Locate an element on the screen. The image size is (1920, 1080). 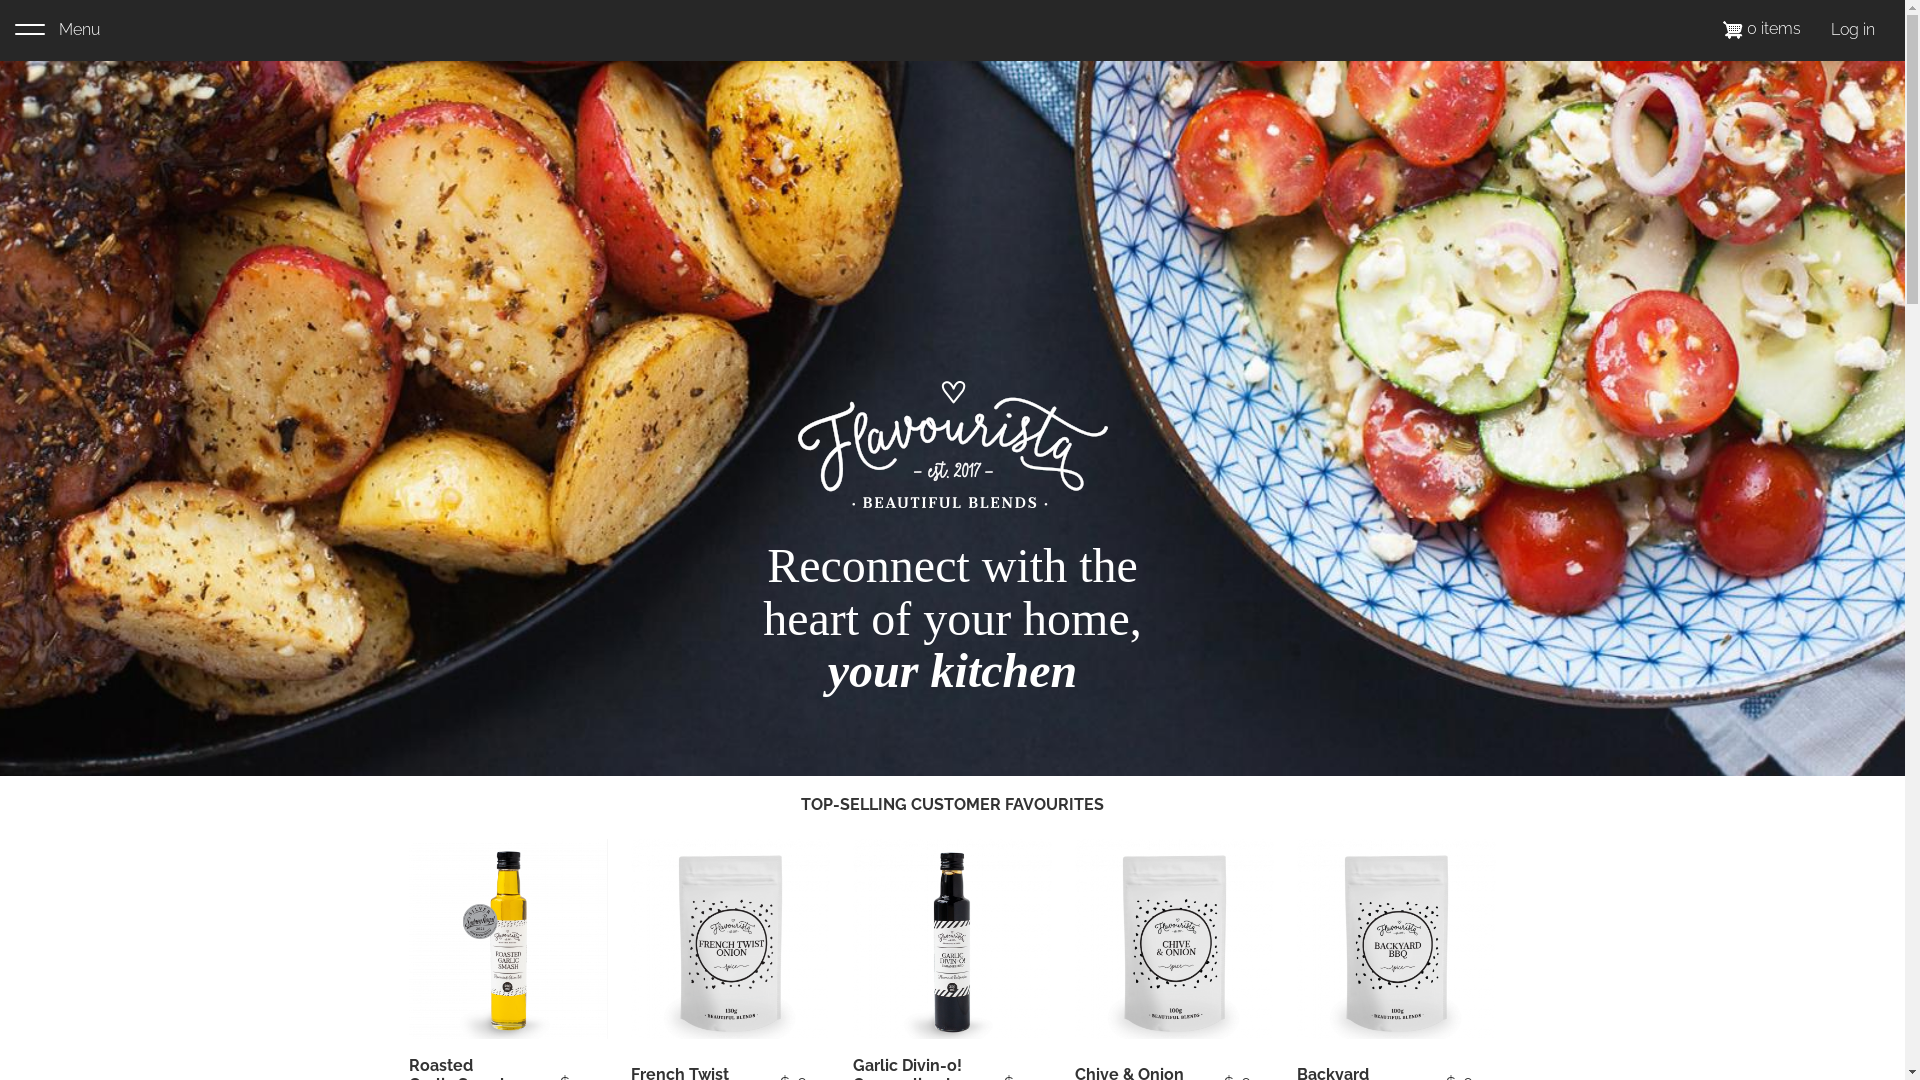
'Menu' is located at coordinates (14, 30).